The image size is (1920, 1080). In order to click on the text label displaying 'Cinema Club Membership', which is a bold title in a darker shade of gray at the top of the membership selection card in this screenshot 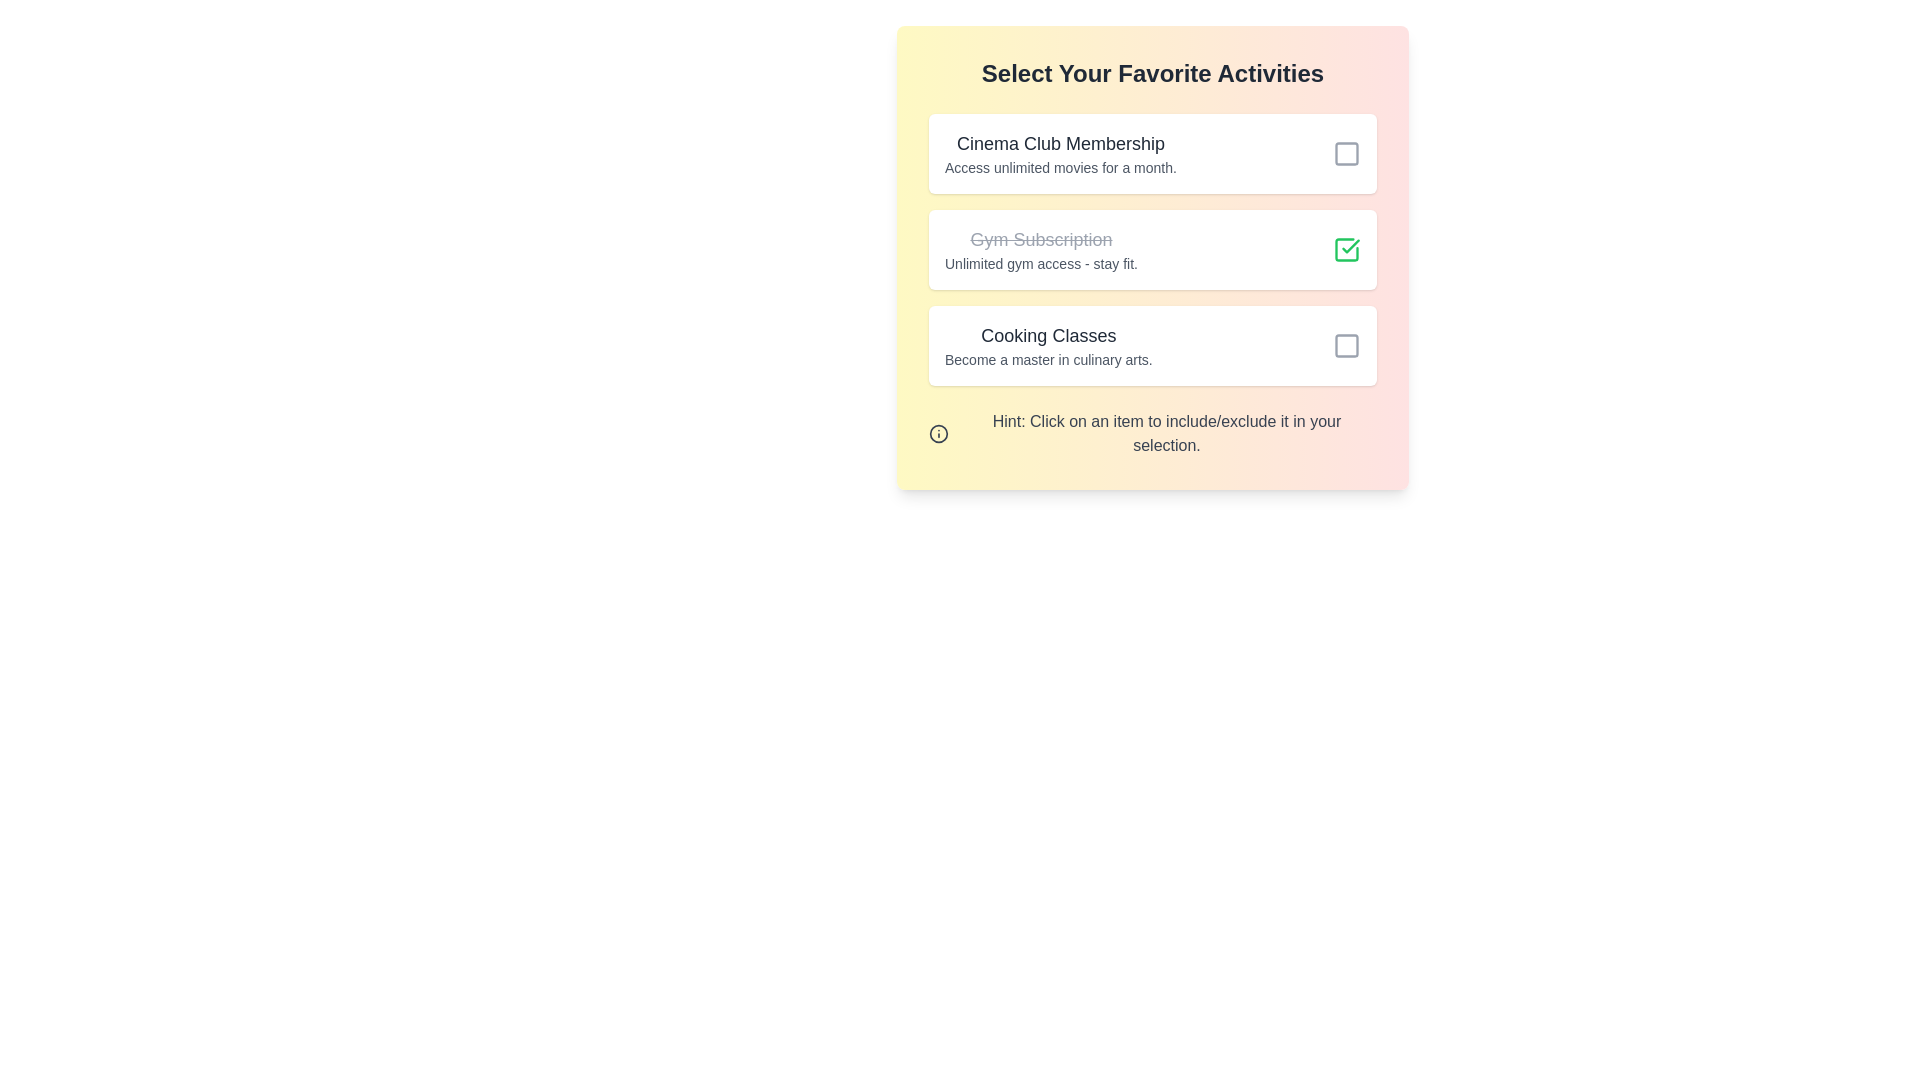, I will do `click(1059, 142)`.